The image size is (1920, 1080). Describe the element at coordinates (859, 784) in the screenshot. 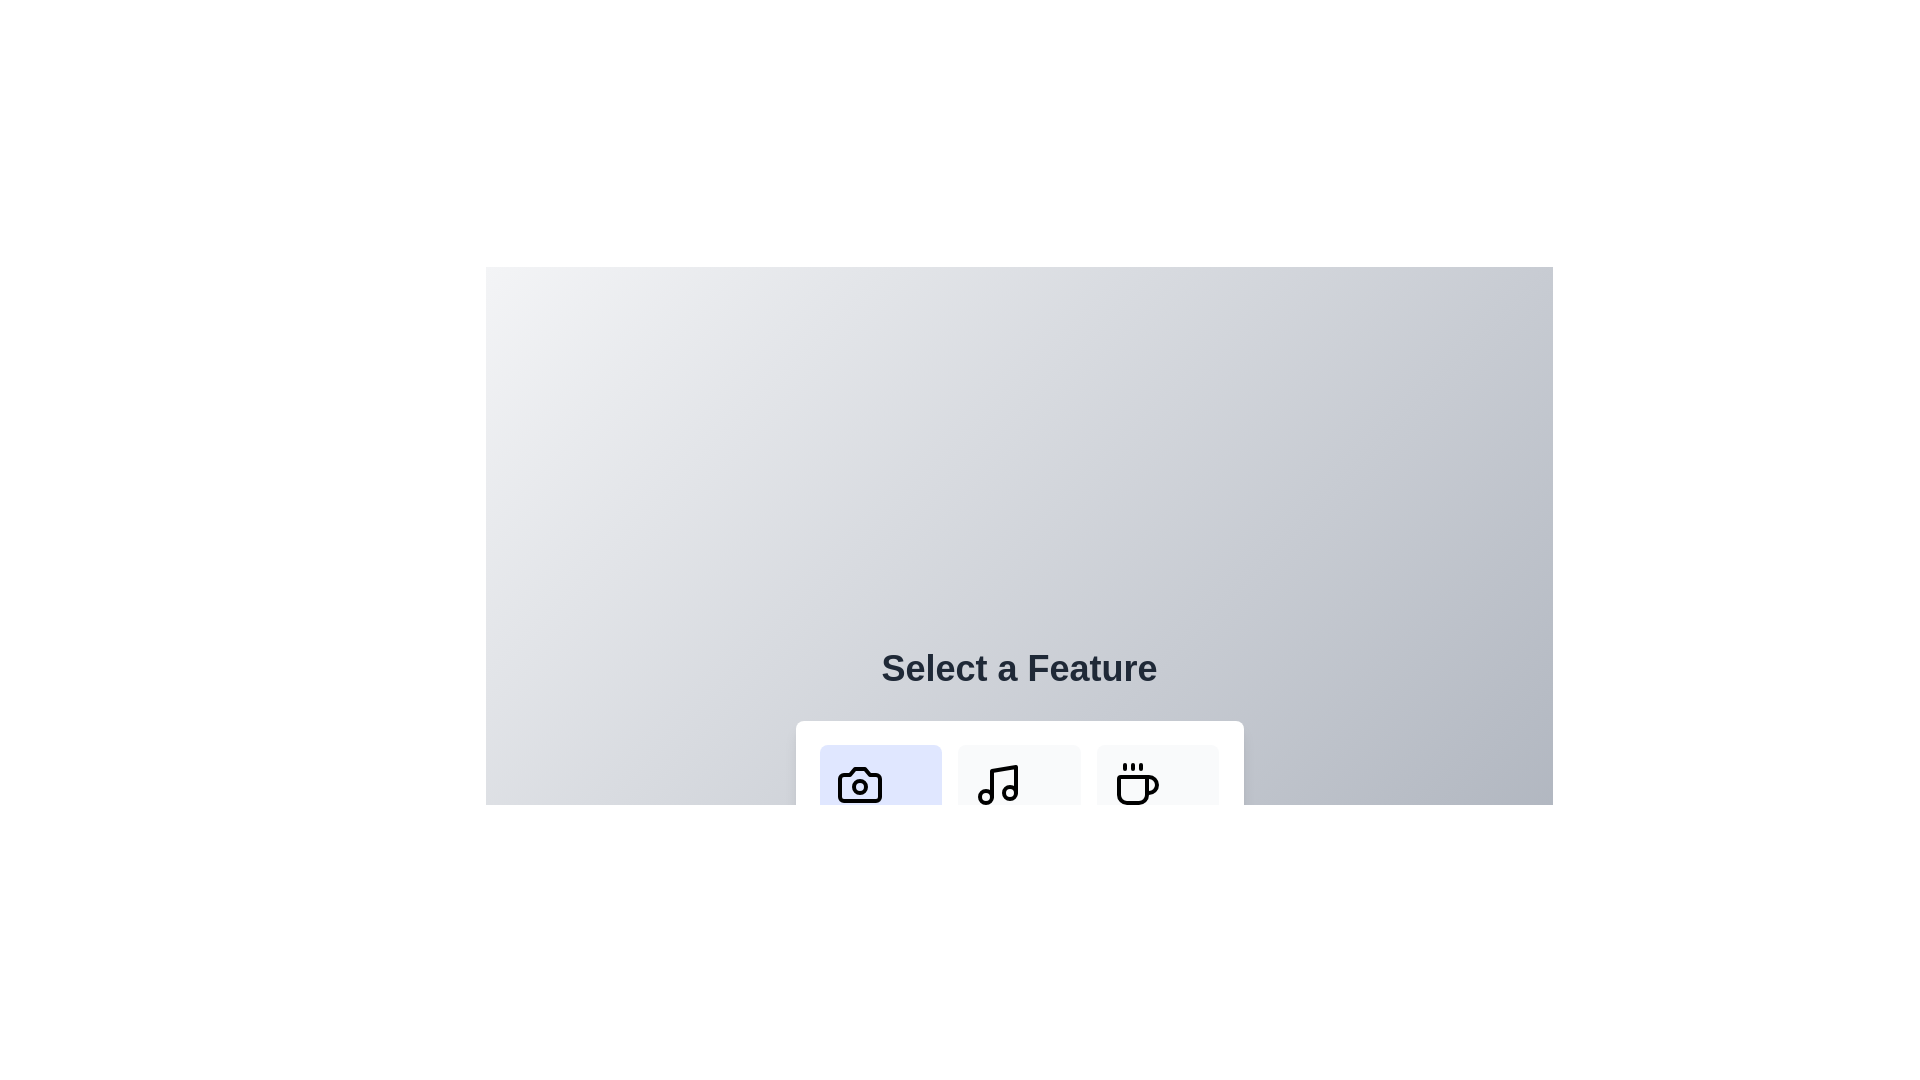

I see `the camera icon located at the bottom center of the application interface, which represents the main body of the camera within the 'Select a Feature' section` at that location.